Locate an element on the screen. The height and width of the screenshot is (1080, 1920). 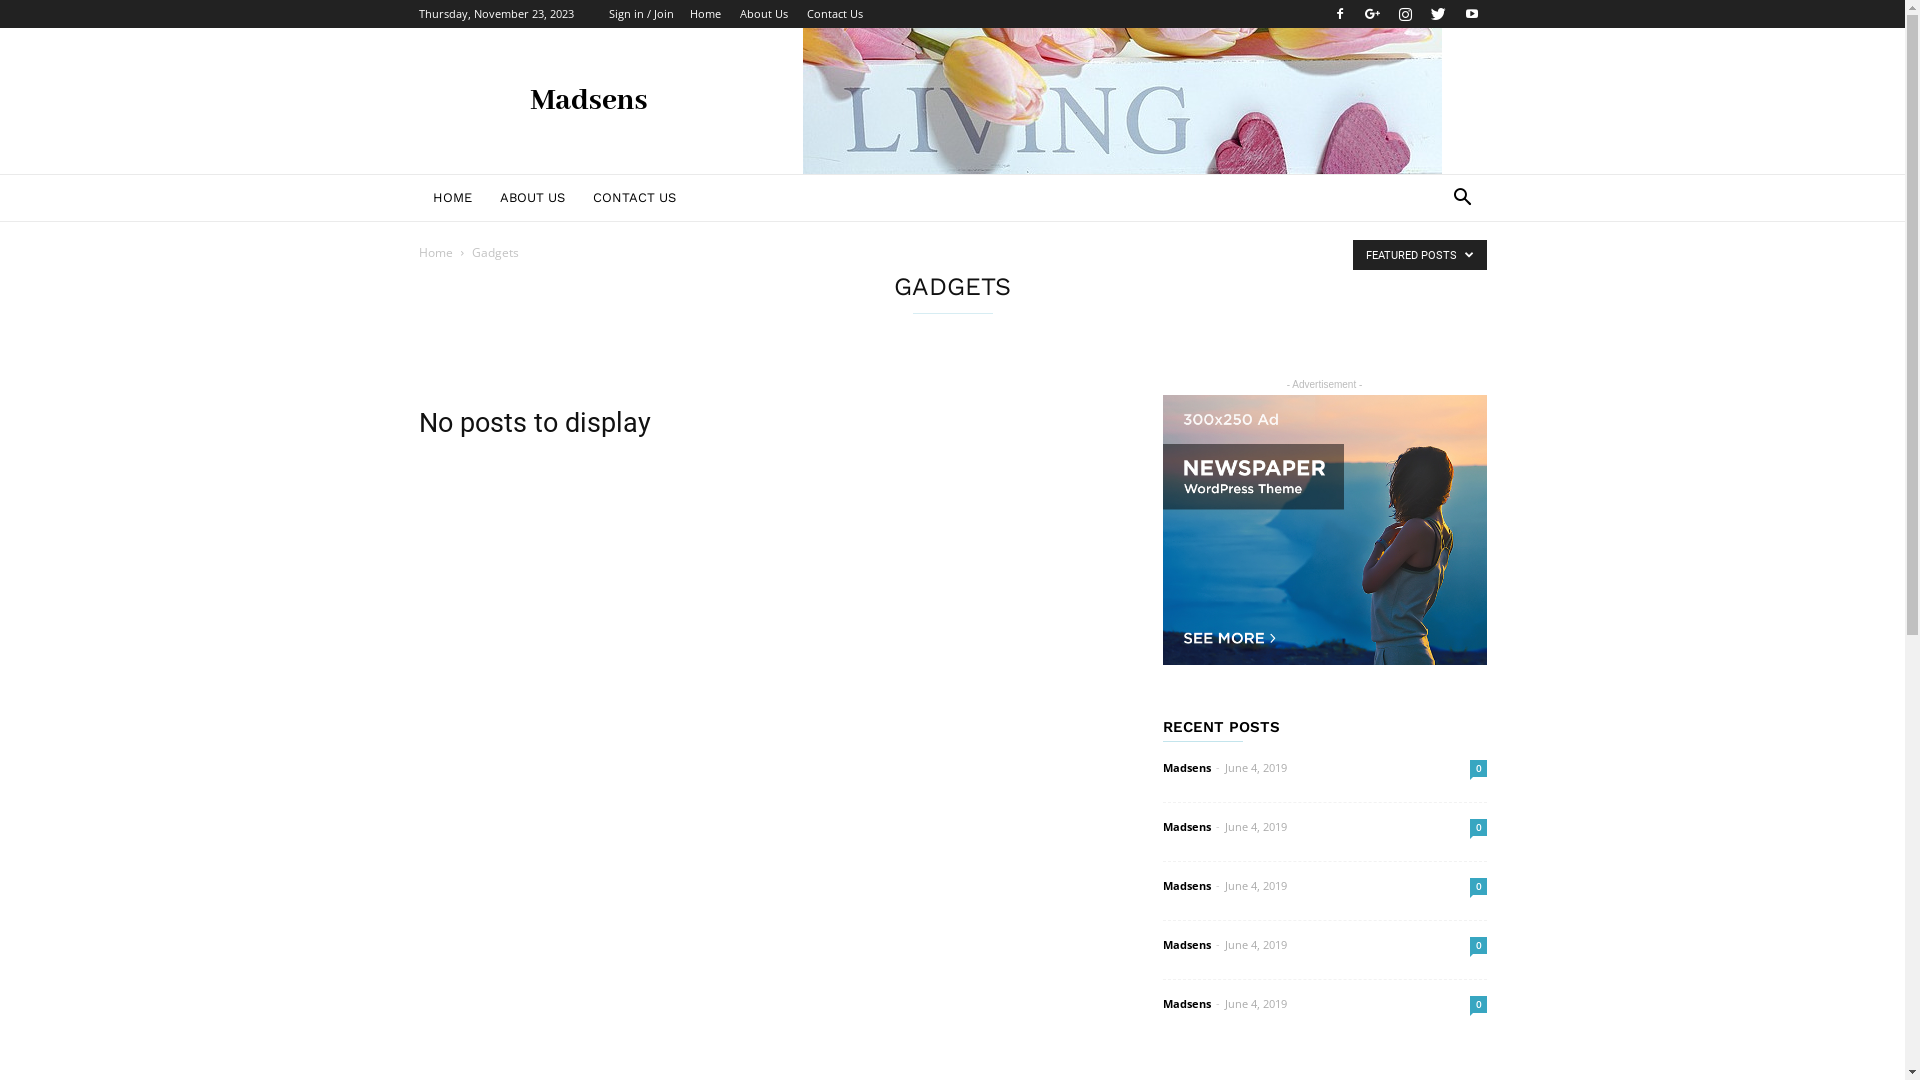
'Home' is located at coordinates (434, 251).